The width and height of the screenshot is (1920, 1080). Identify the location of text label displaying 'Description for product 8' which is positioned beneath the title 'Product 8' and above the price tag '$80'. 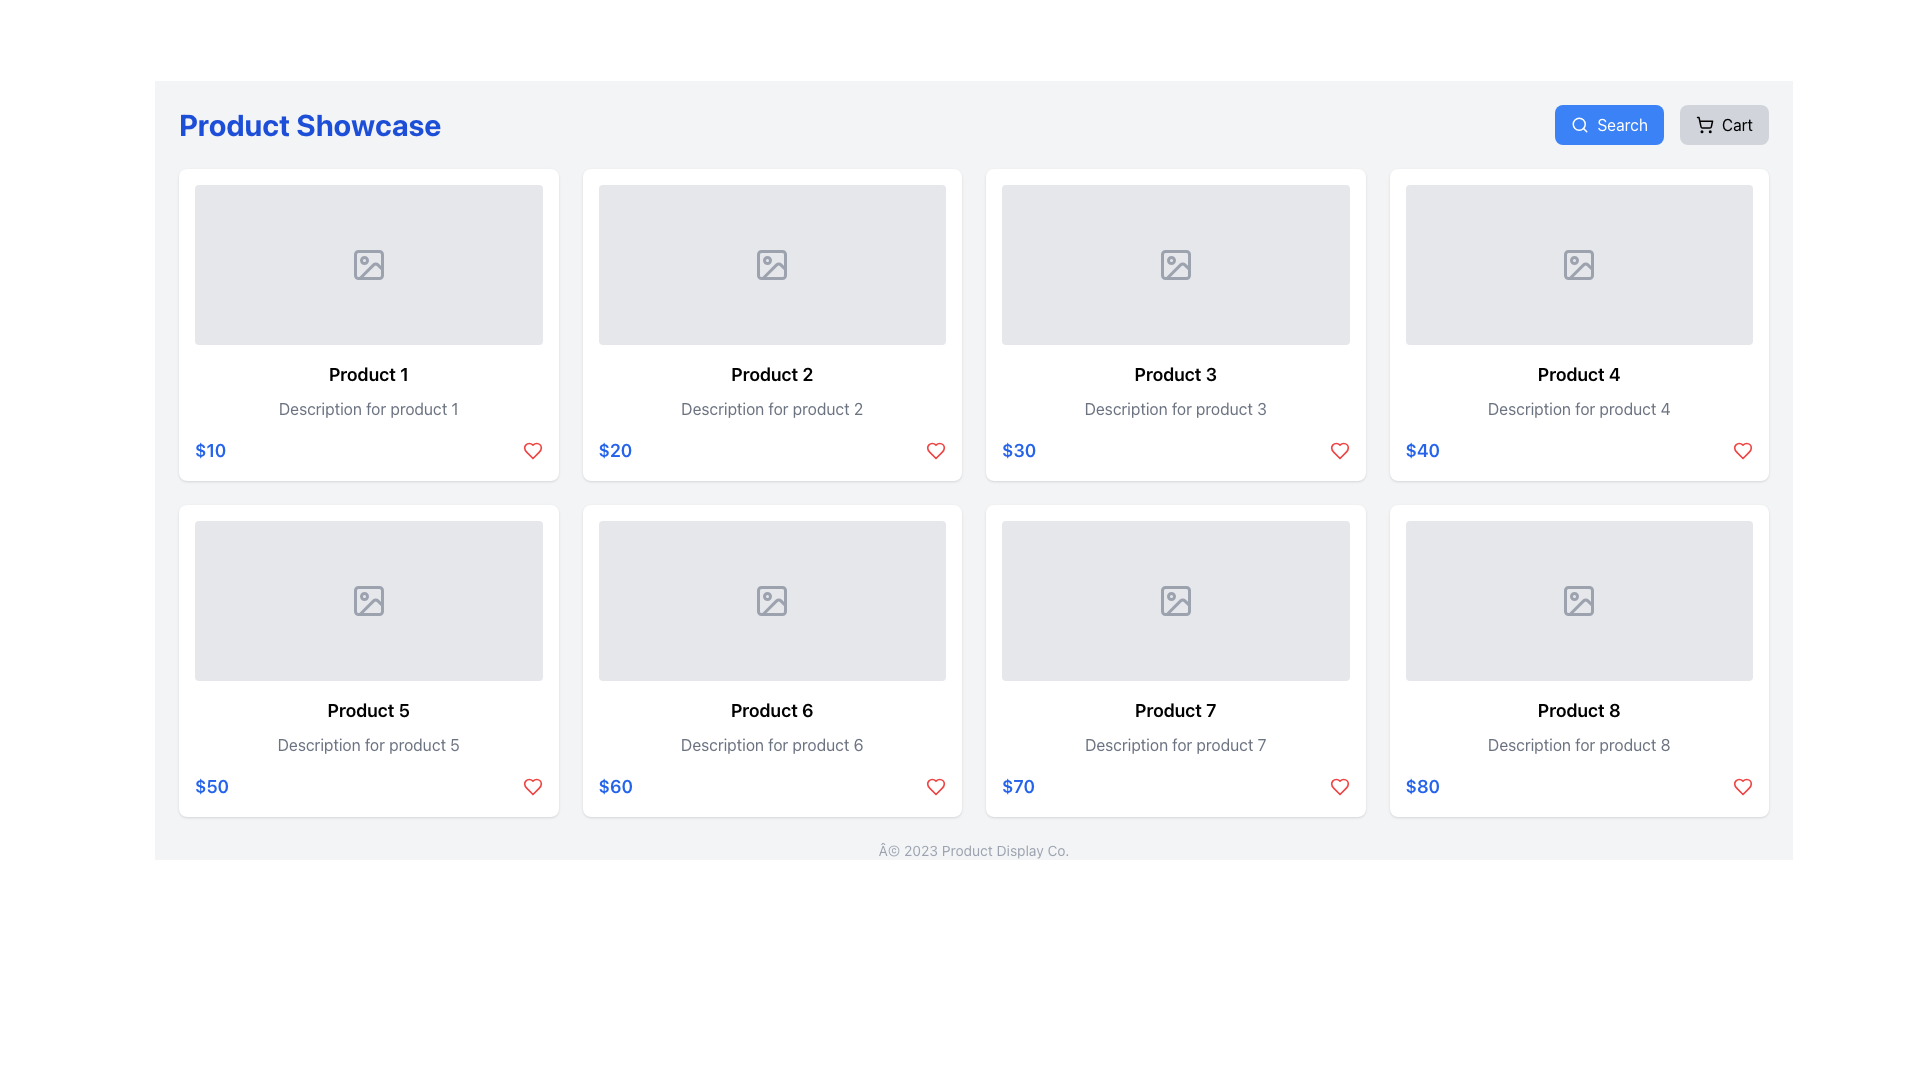
(1578, 744).